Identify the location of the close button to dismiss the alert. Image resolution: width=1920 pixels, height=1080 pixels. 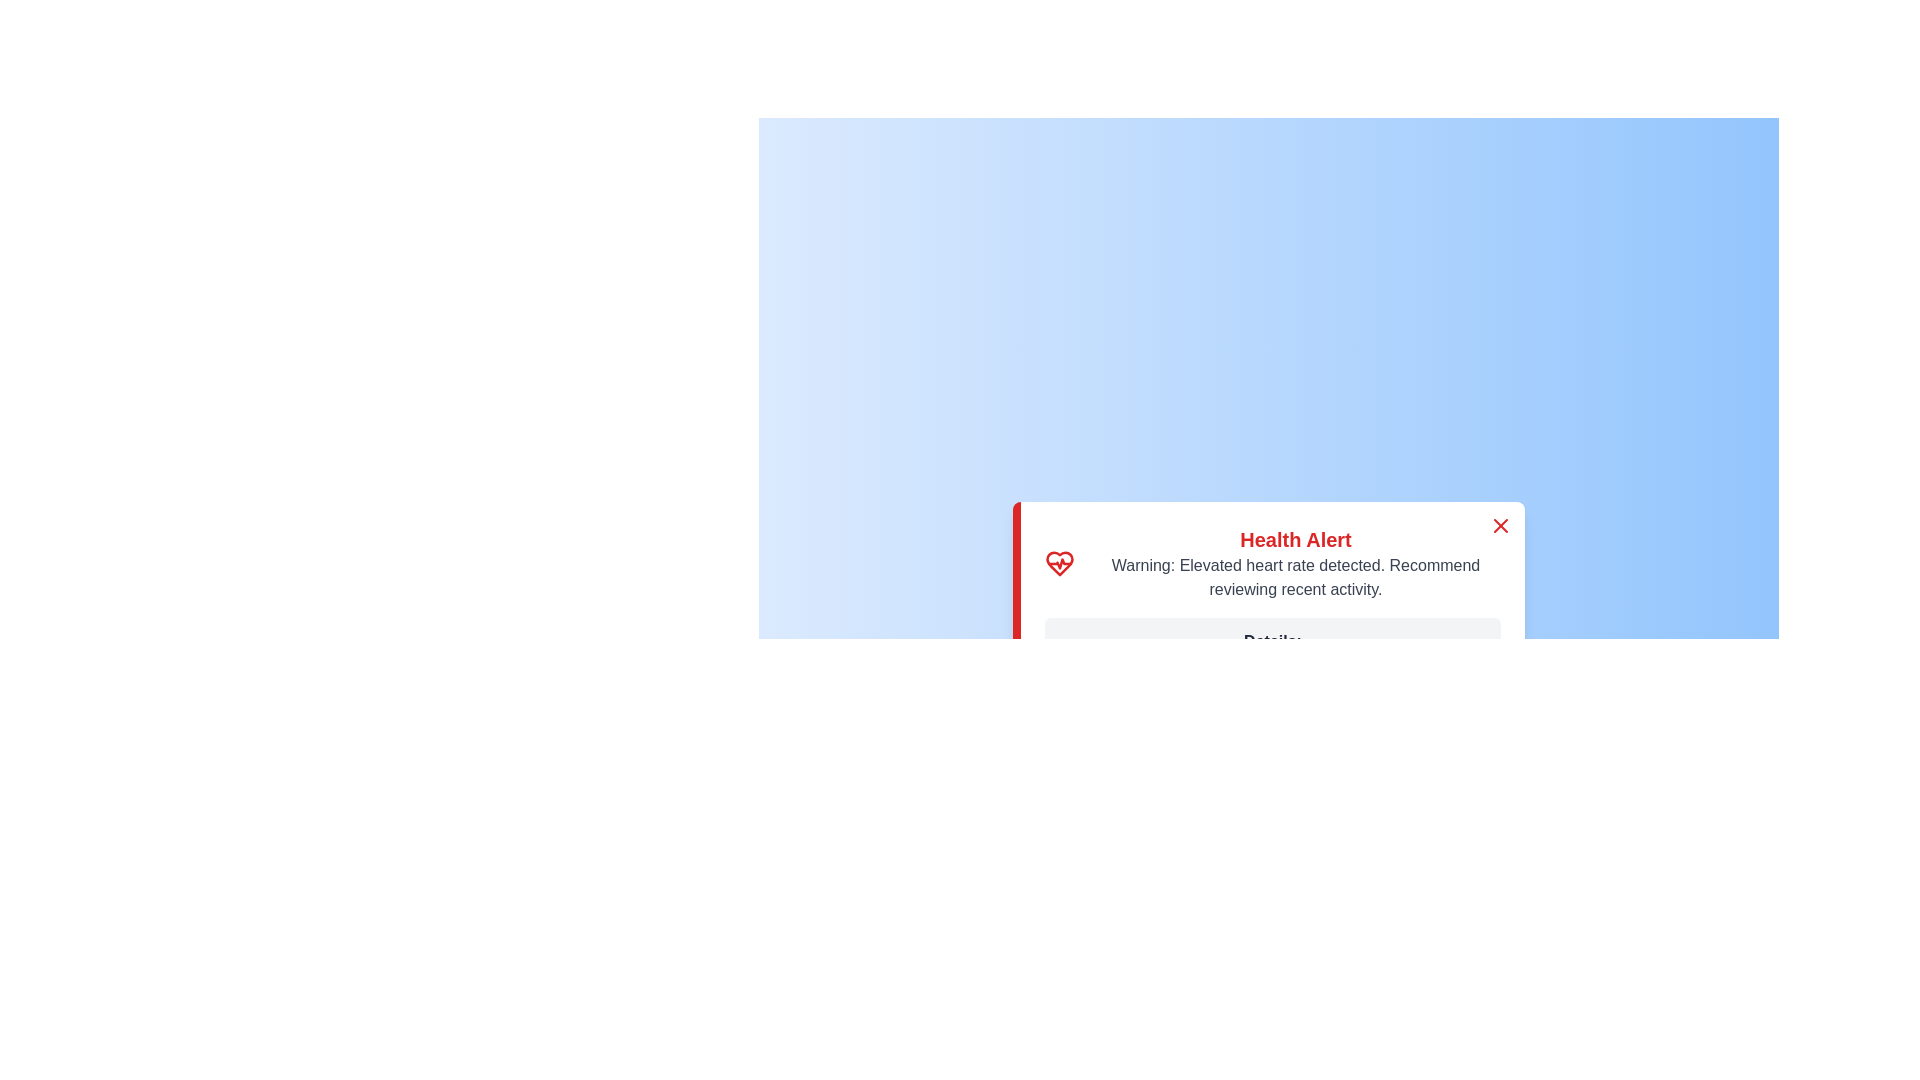
(1501, 524).